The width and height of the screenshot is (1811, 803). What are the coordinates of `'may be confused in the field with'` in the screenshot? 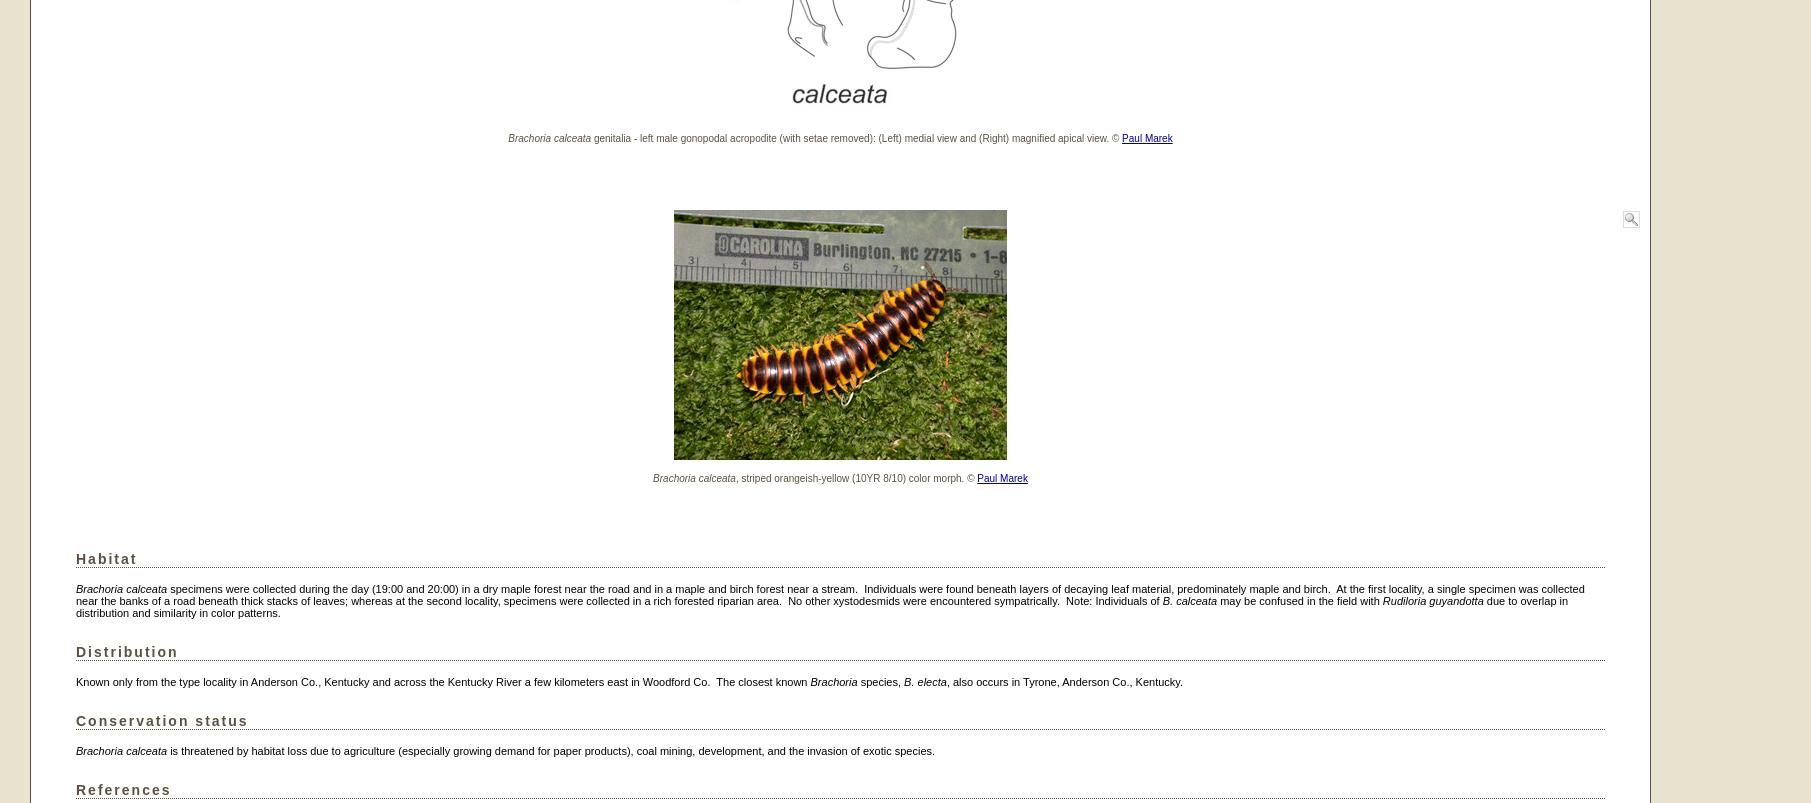 It's located at (1299, 599).